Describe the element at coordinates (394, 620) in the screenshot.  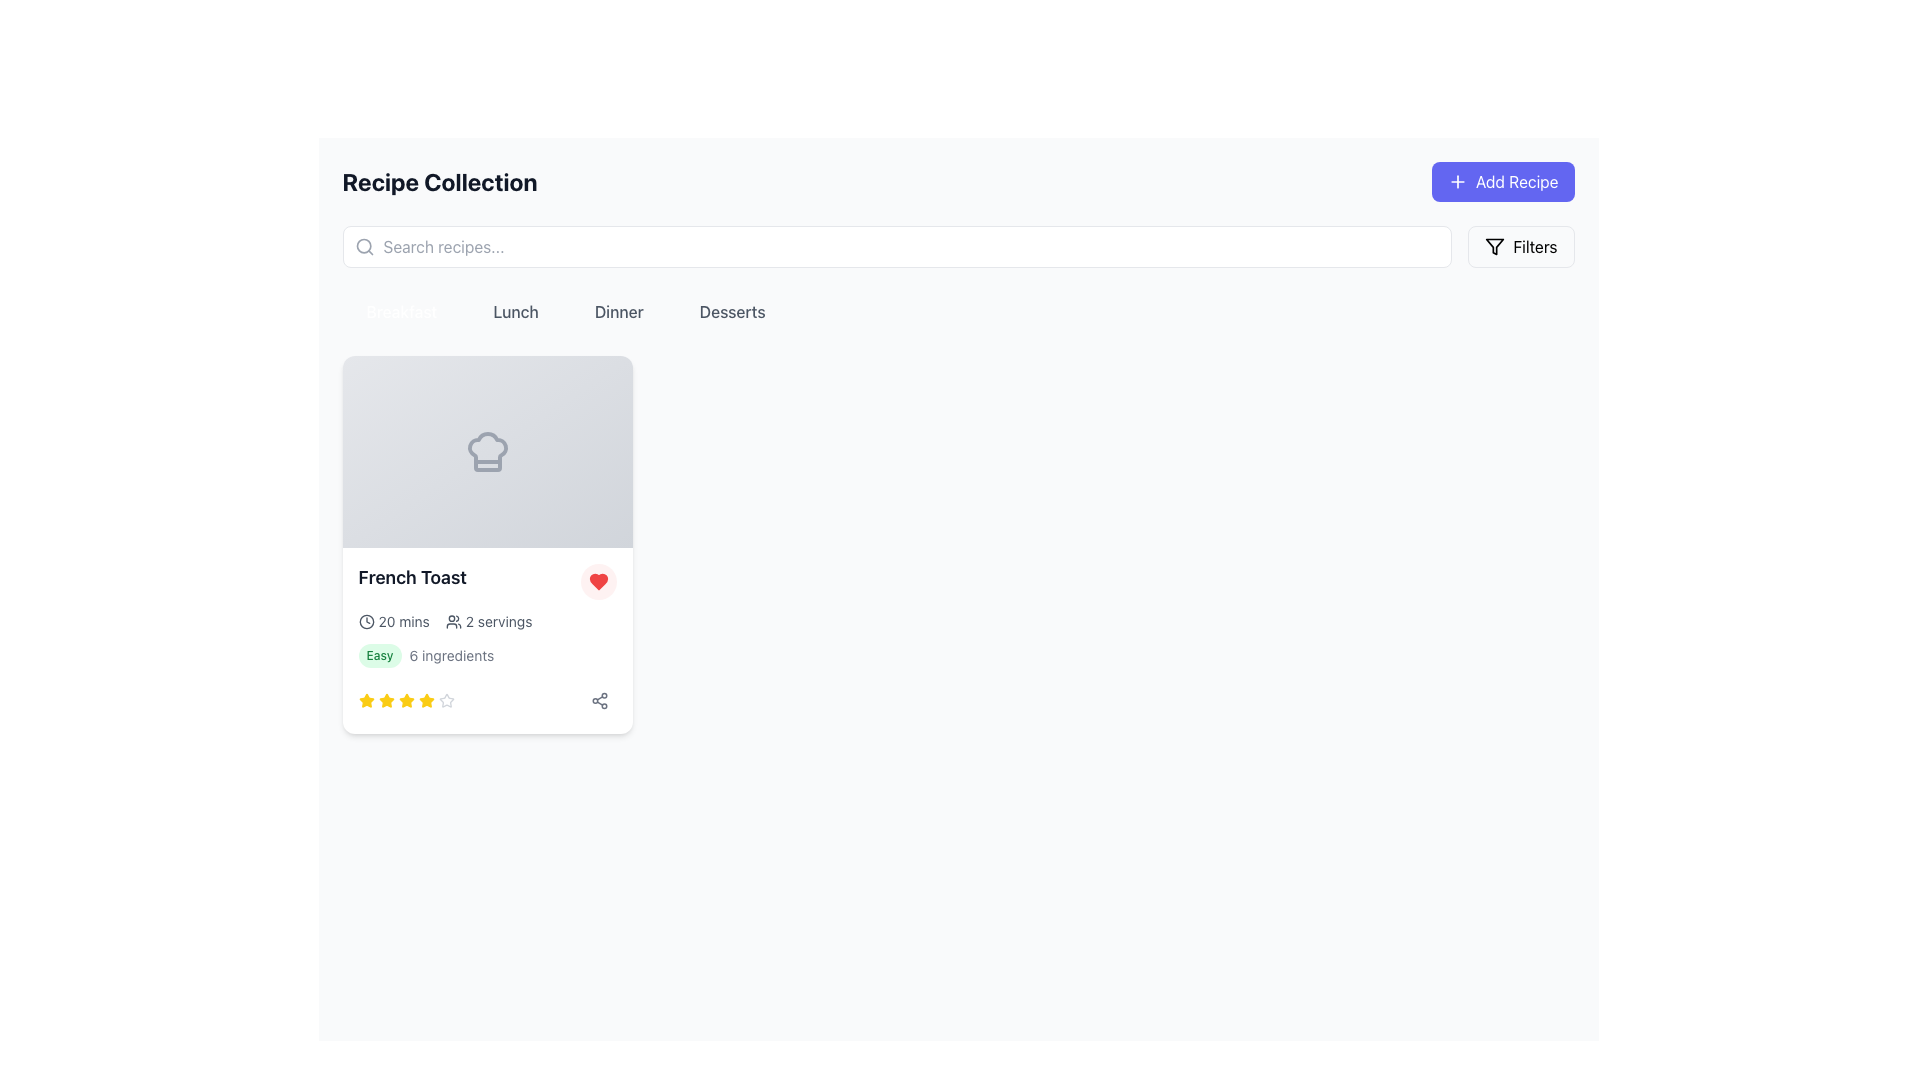
I see `the preparation time label, which includes a clock icon and text, located below the recipe title 'French Toast' within the recipe card` at that location.